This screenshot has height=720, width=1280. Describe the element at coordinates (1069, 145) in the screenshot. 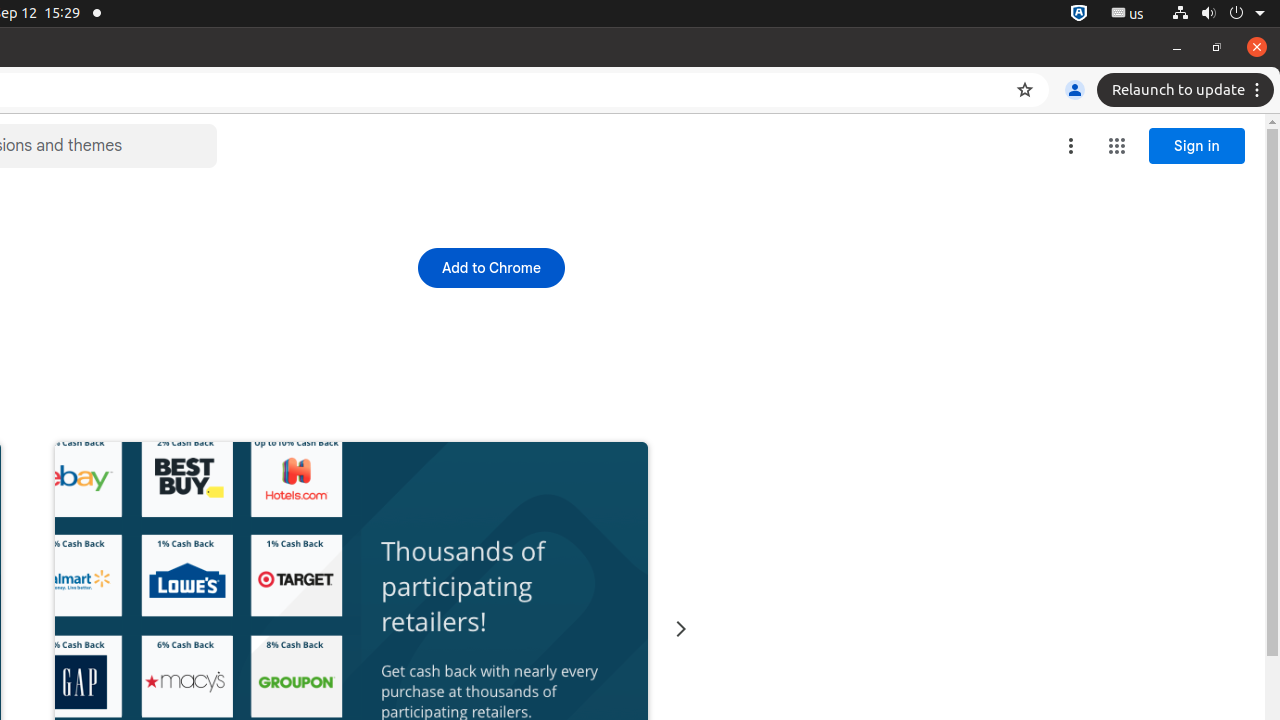

I see `'More options menu'` at that location.